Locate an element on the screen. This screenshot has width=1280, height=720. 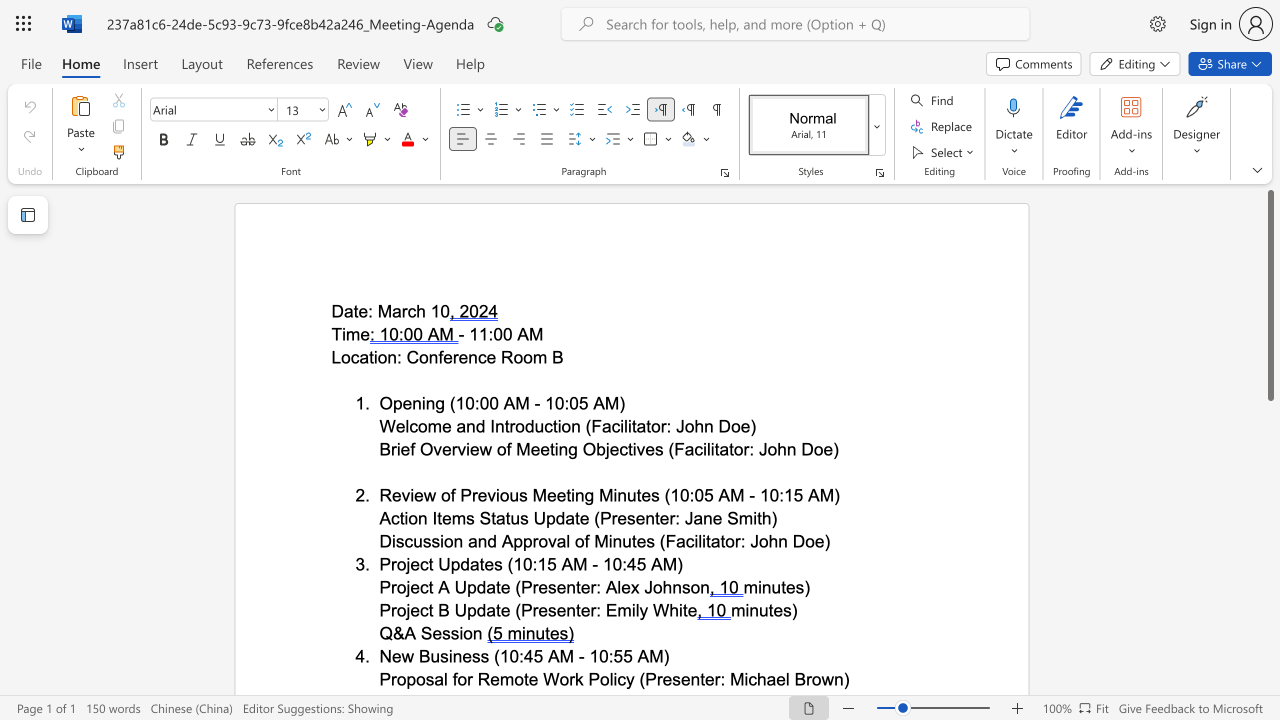
the 1th character "y" in the text is located at coordinates (643, 609).